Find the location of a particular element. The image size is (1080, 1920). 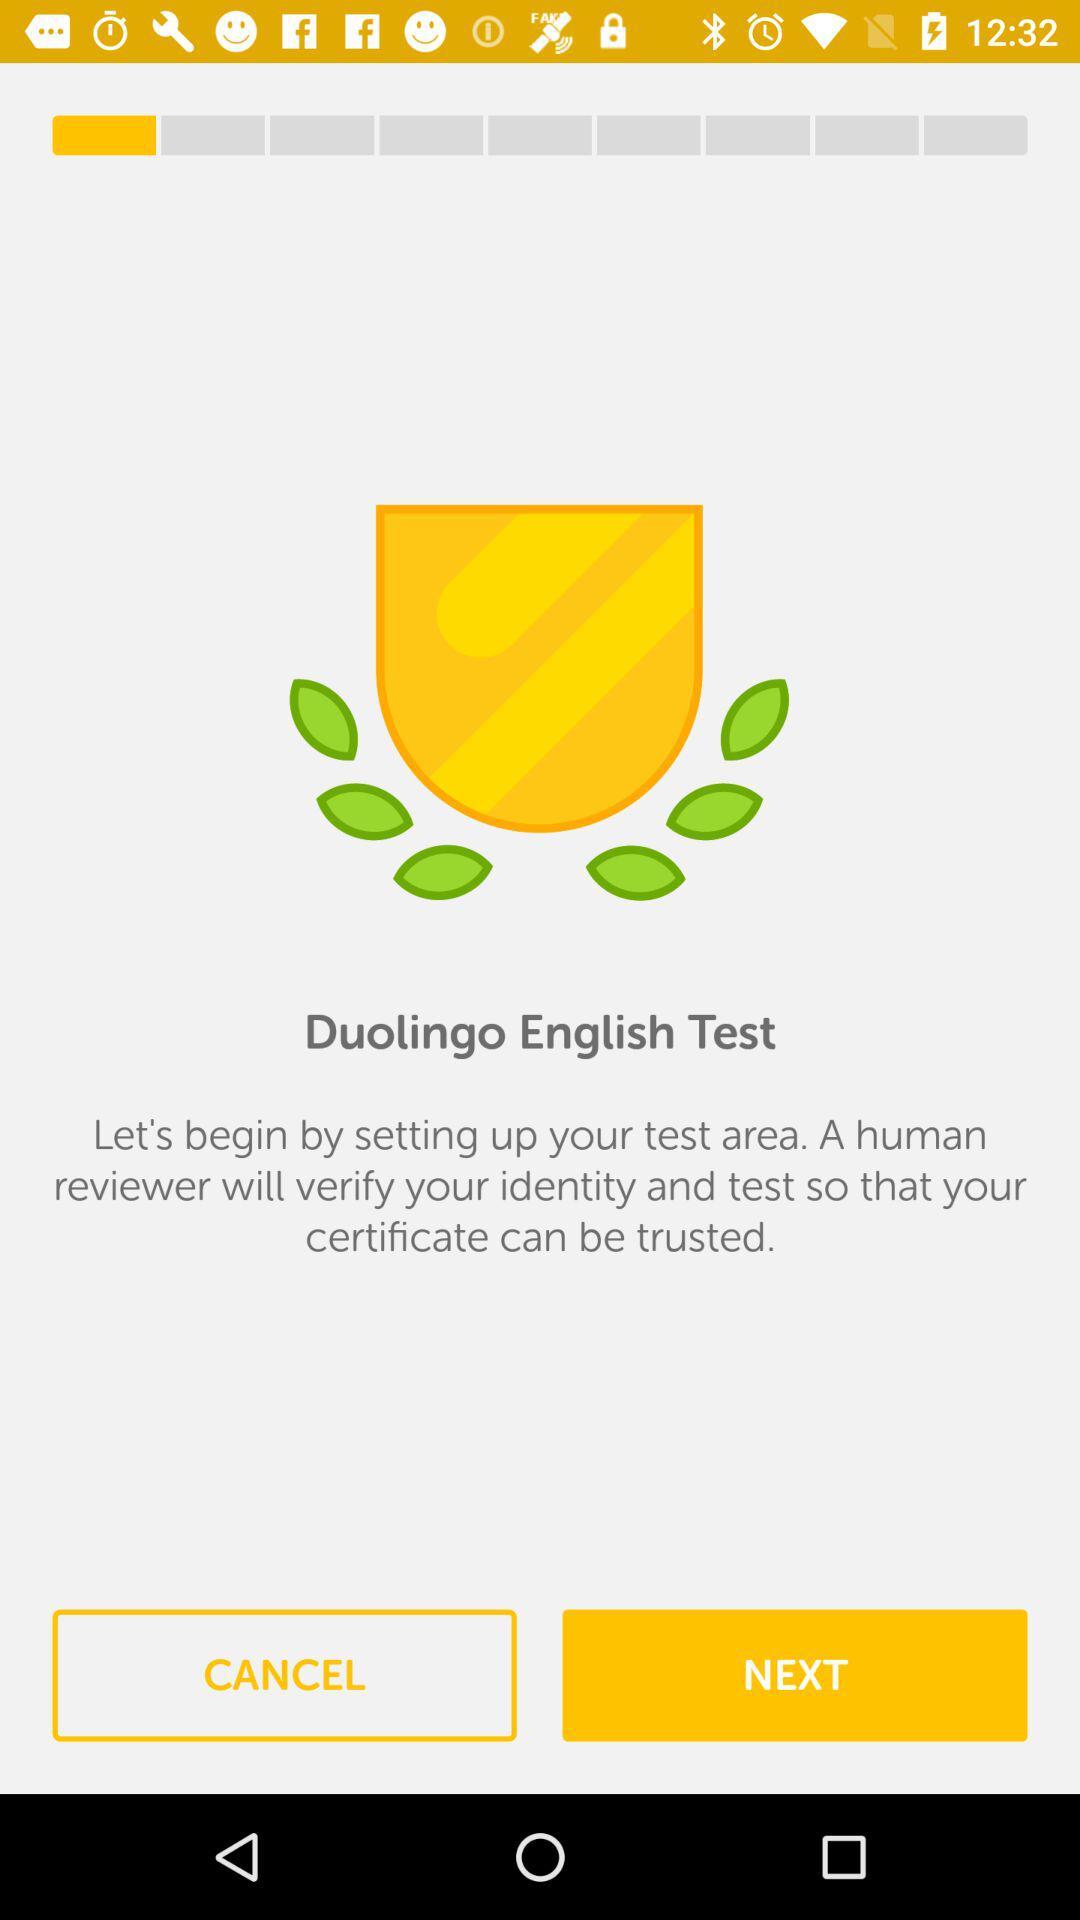

the next is located at coordinates (793, 1675).